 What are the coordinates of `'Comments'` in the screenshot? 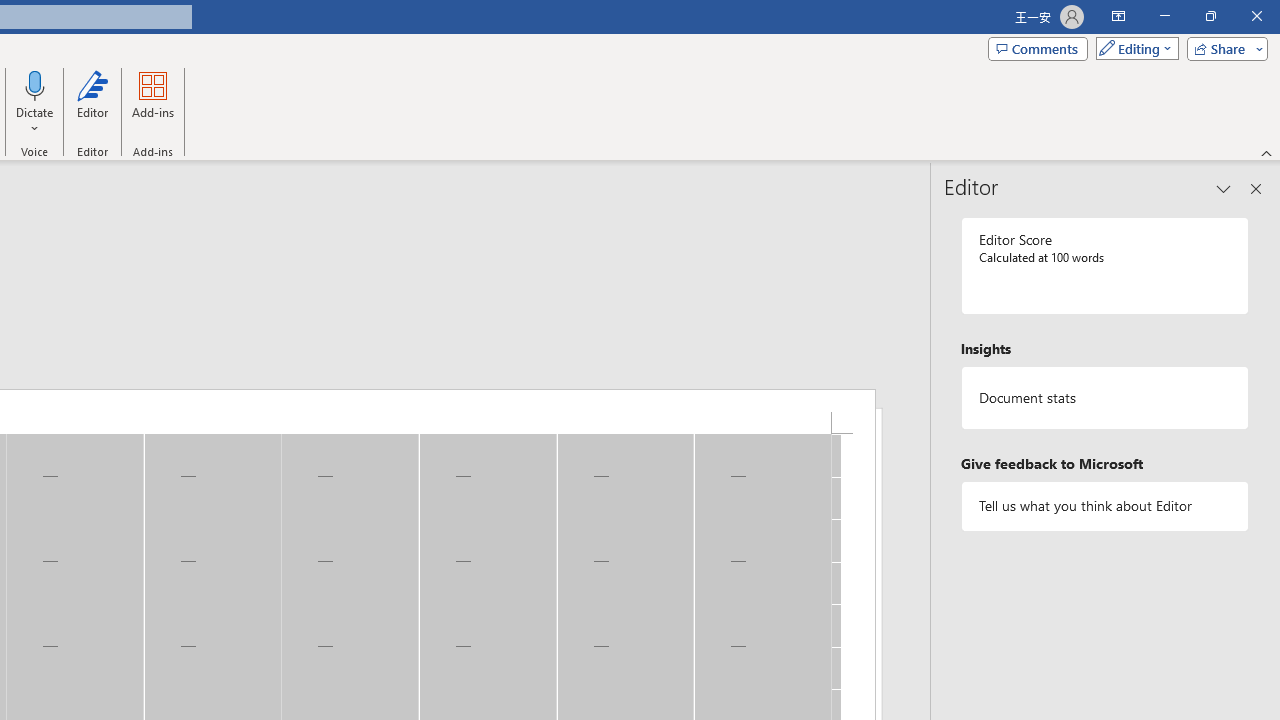 It's located at (1038, 47).